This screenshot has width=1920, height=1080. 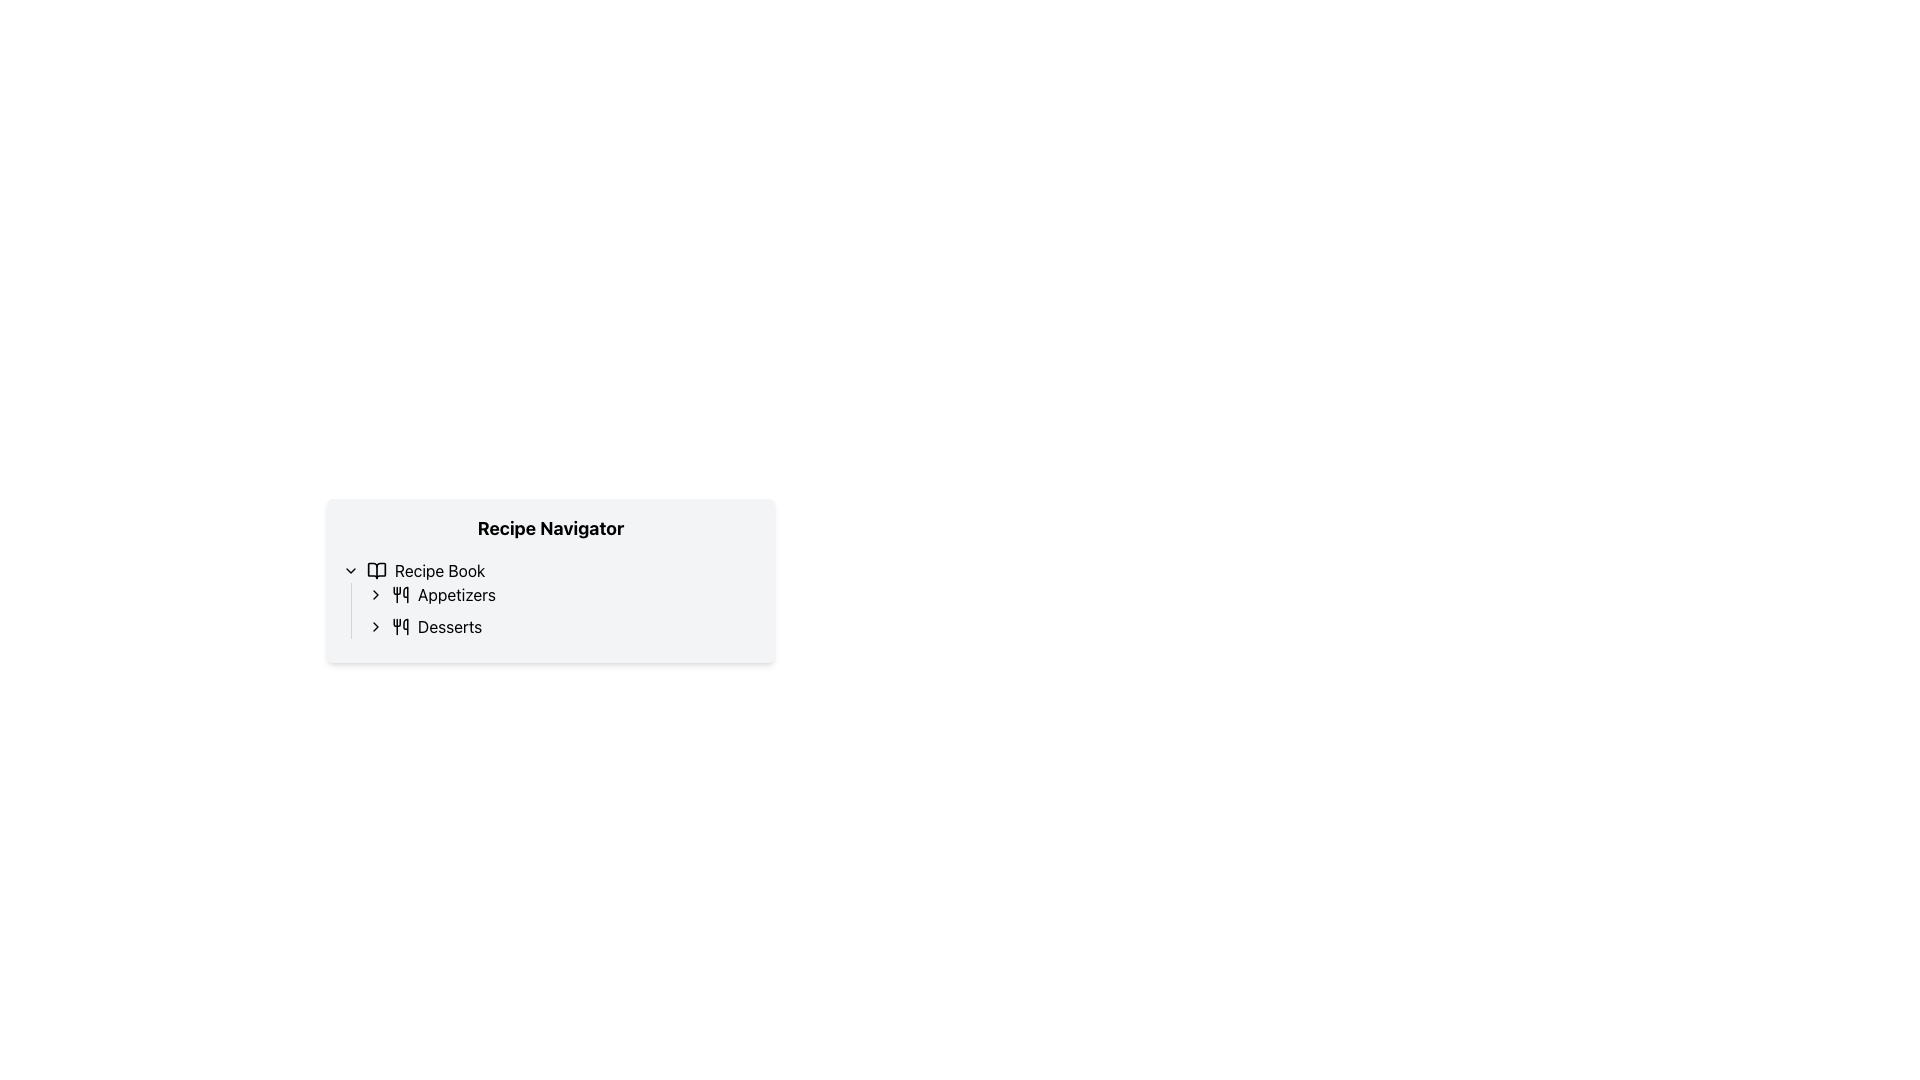 What do you see at coordinates (439, 570) in the screenshot?
I see `the 'Recipe Book' text label located in the 'Recipe Navigator' panel, which is the first item in the list next to a book icon` at bounding box center [439, 570].